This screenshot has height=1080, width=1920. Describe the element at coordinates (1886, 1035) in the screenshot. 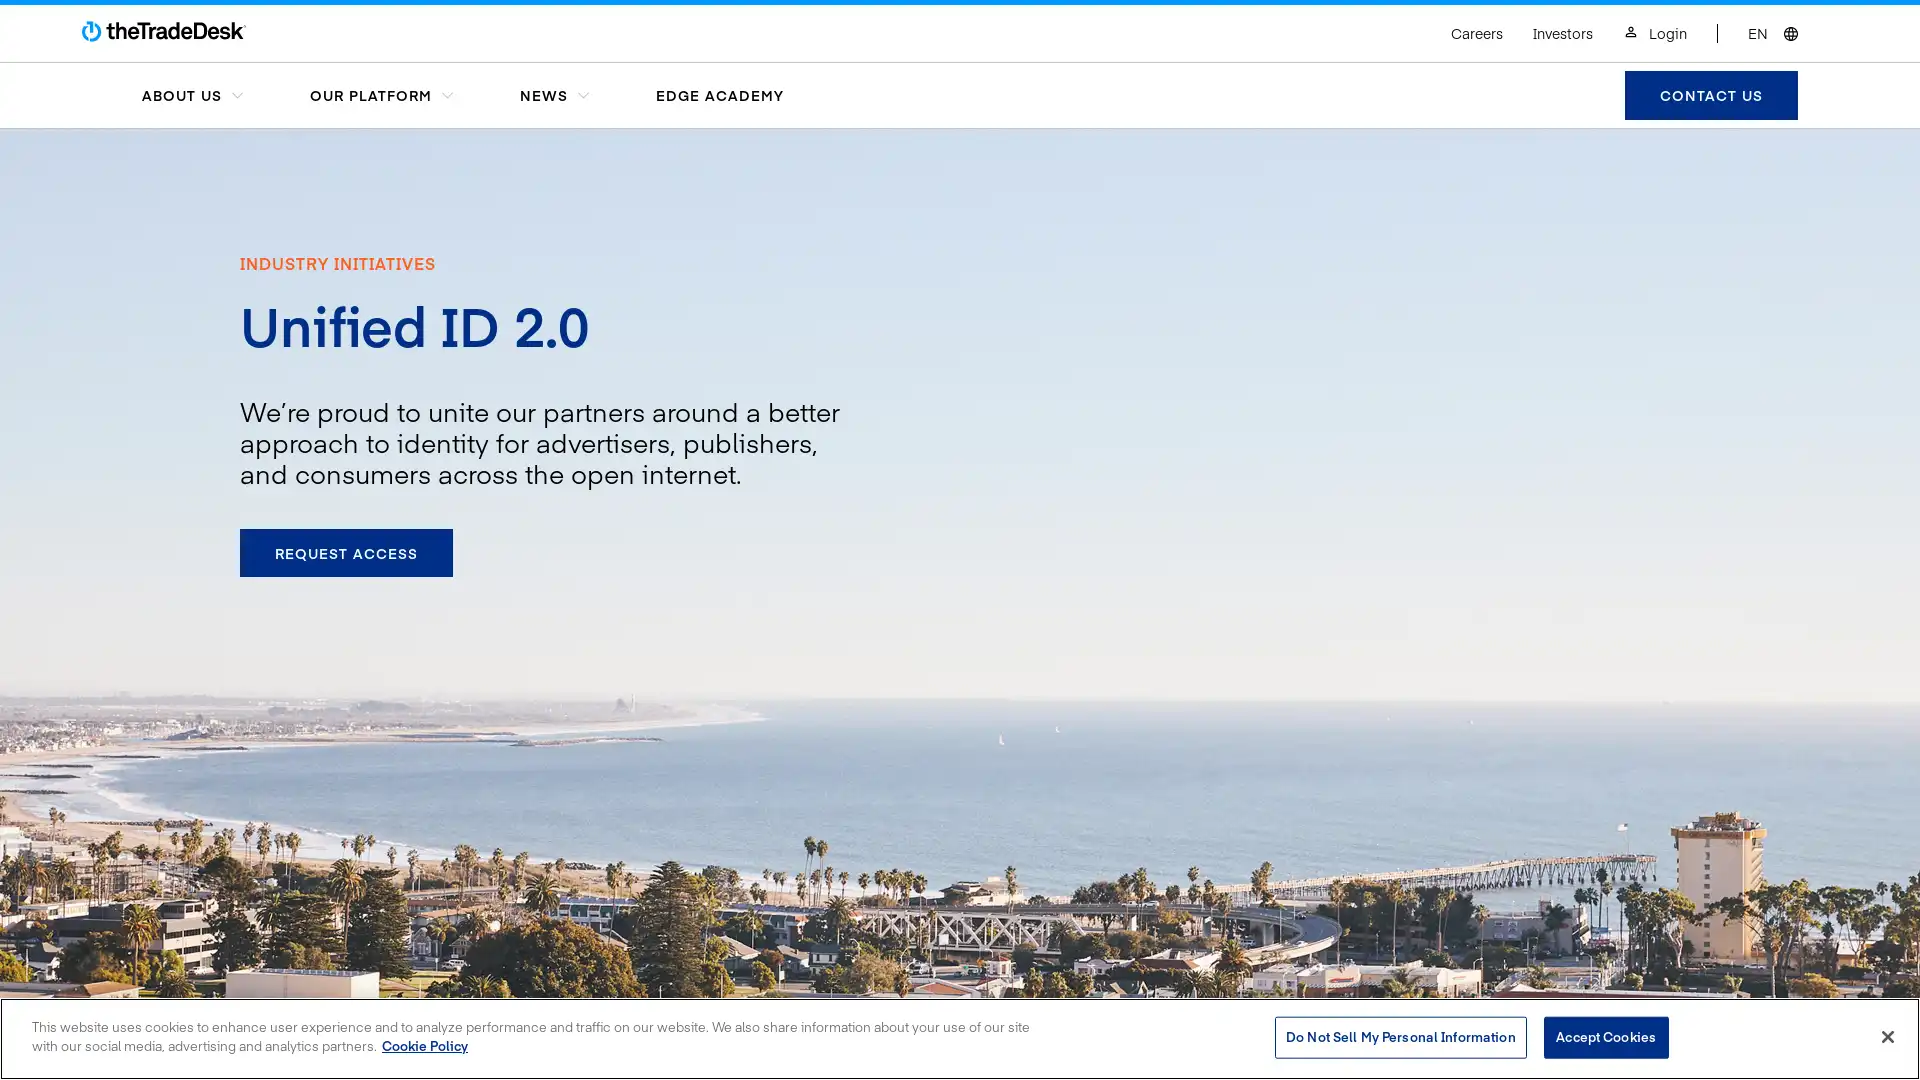

I see `Close` at that location.